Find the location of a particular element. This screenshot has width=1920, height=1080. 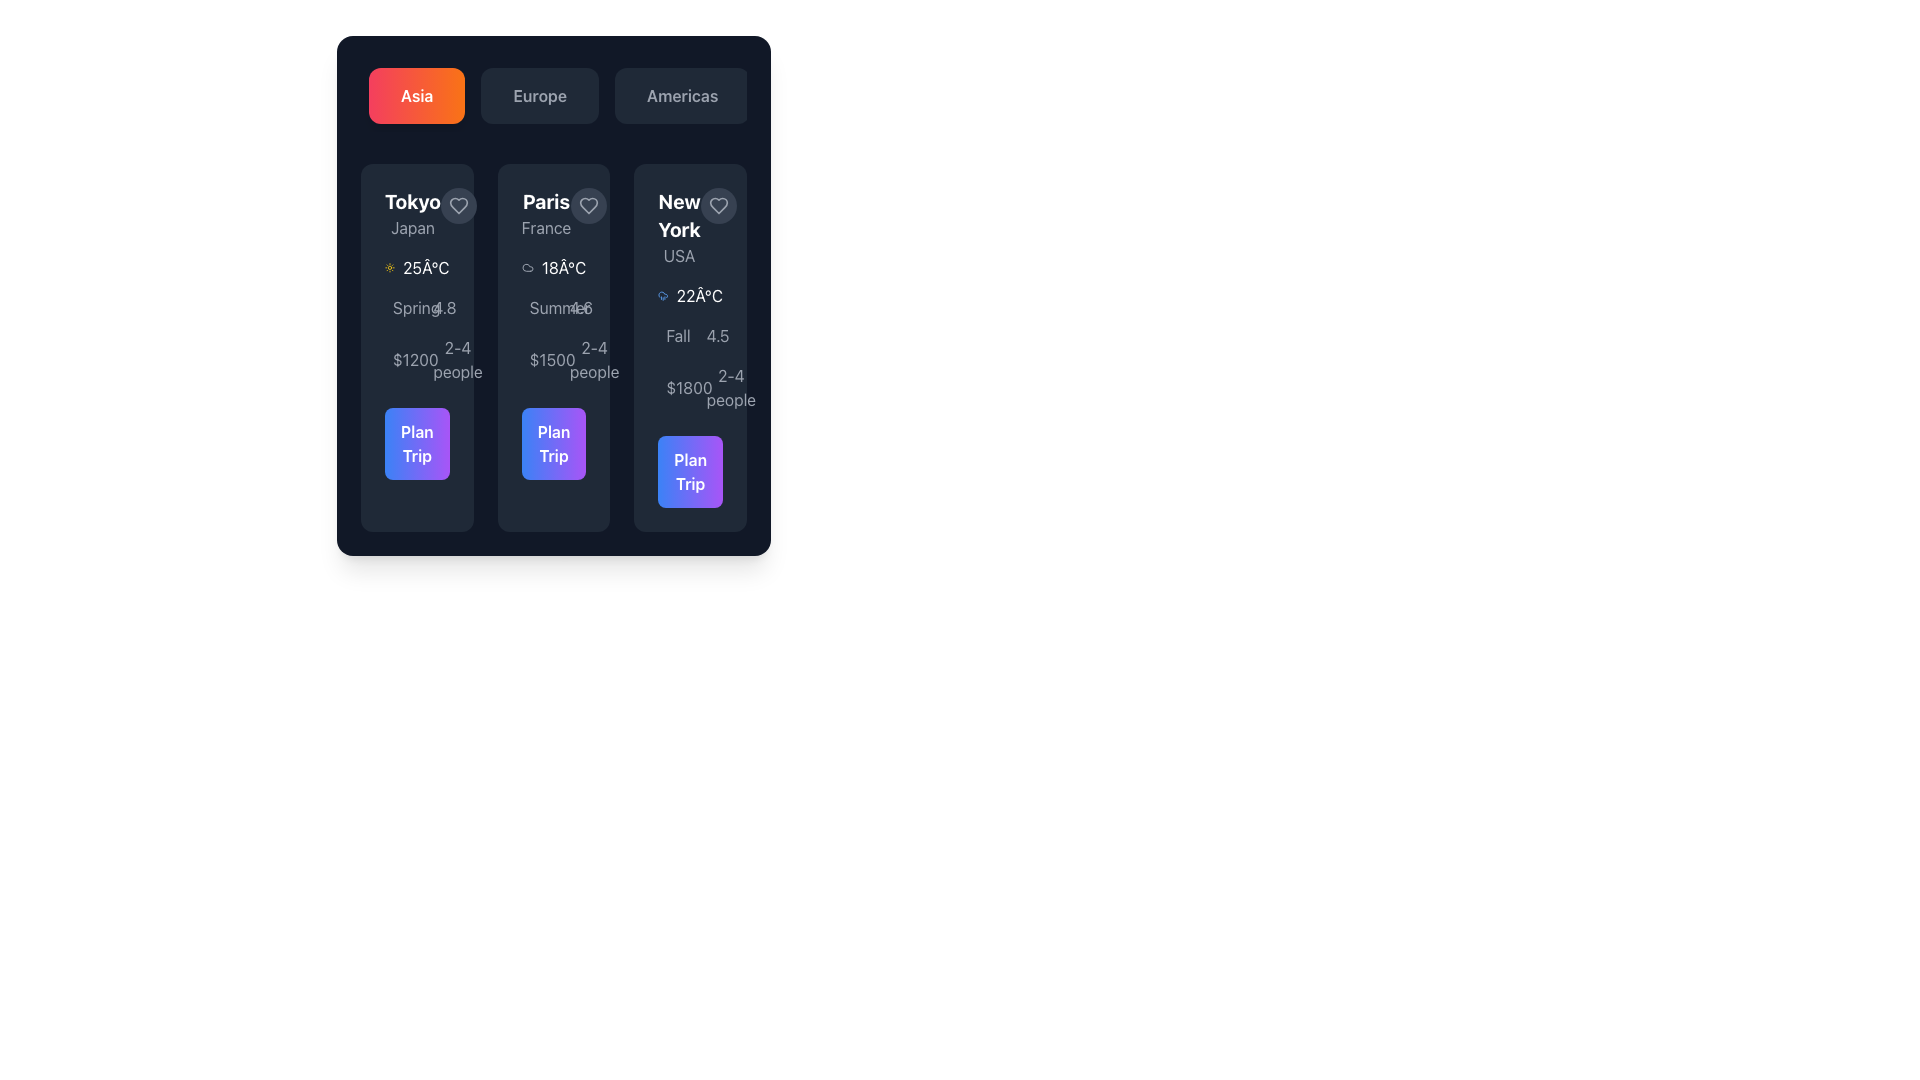

the text label indicating 'Tokyo, Japan', located in the first column of a grid layout, above weather and travel-related details is located at coordinates (411, 213).